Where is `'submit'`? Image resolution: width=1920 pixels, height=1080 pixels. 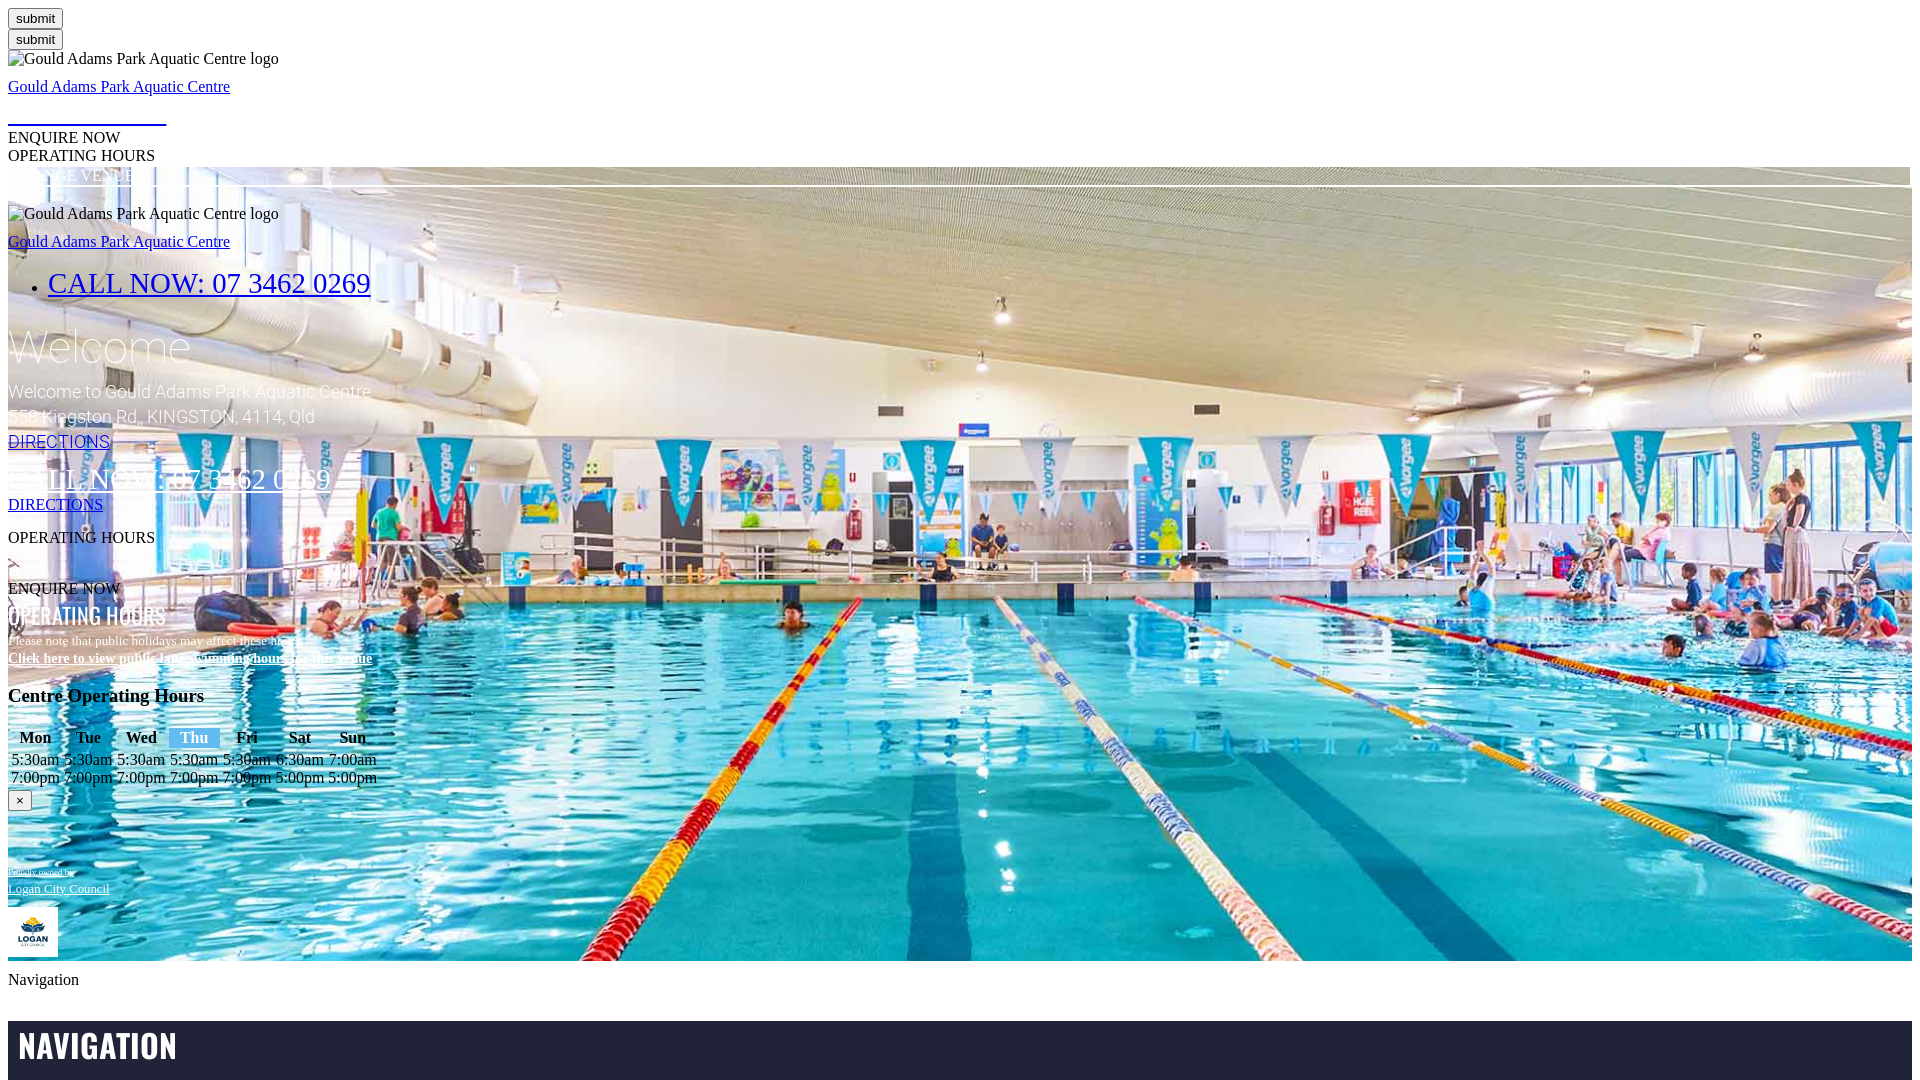 'submit' is located at coordinates (35, 18).